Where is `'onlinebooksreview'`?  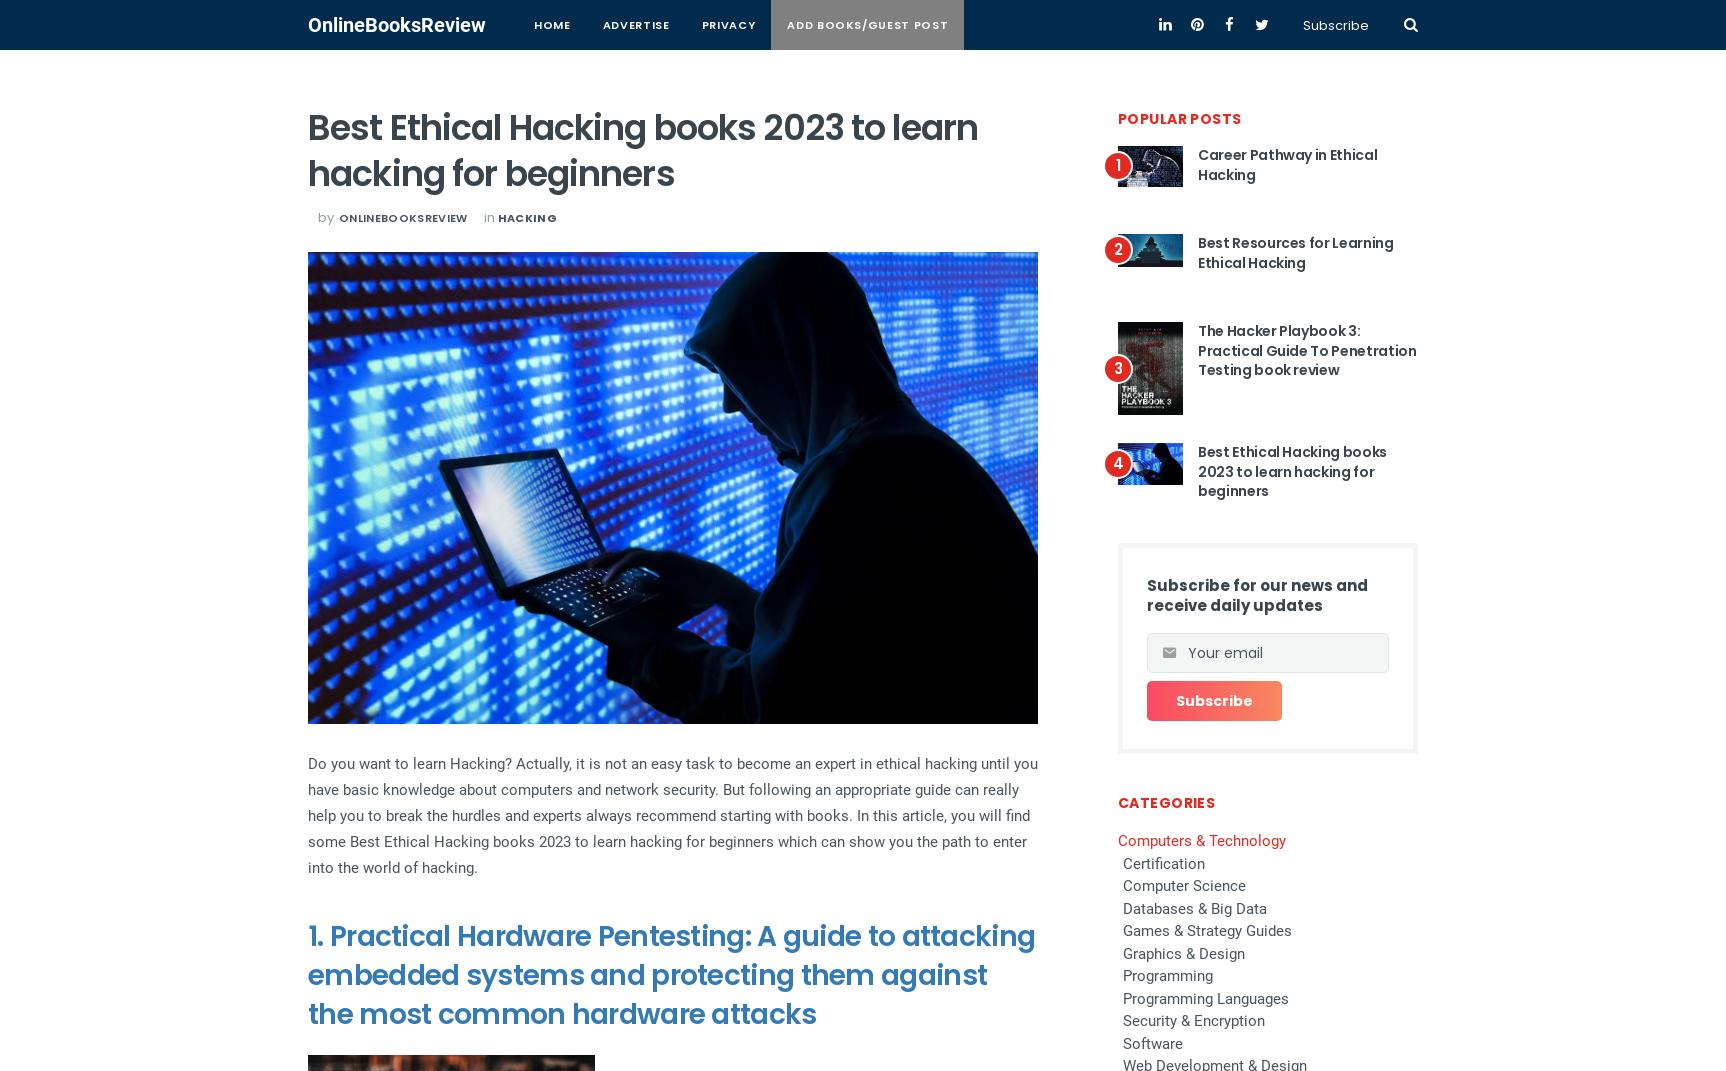
'onlinebooksreview' is located at coordinates (403, 215).